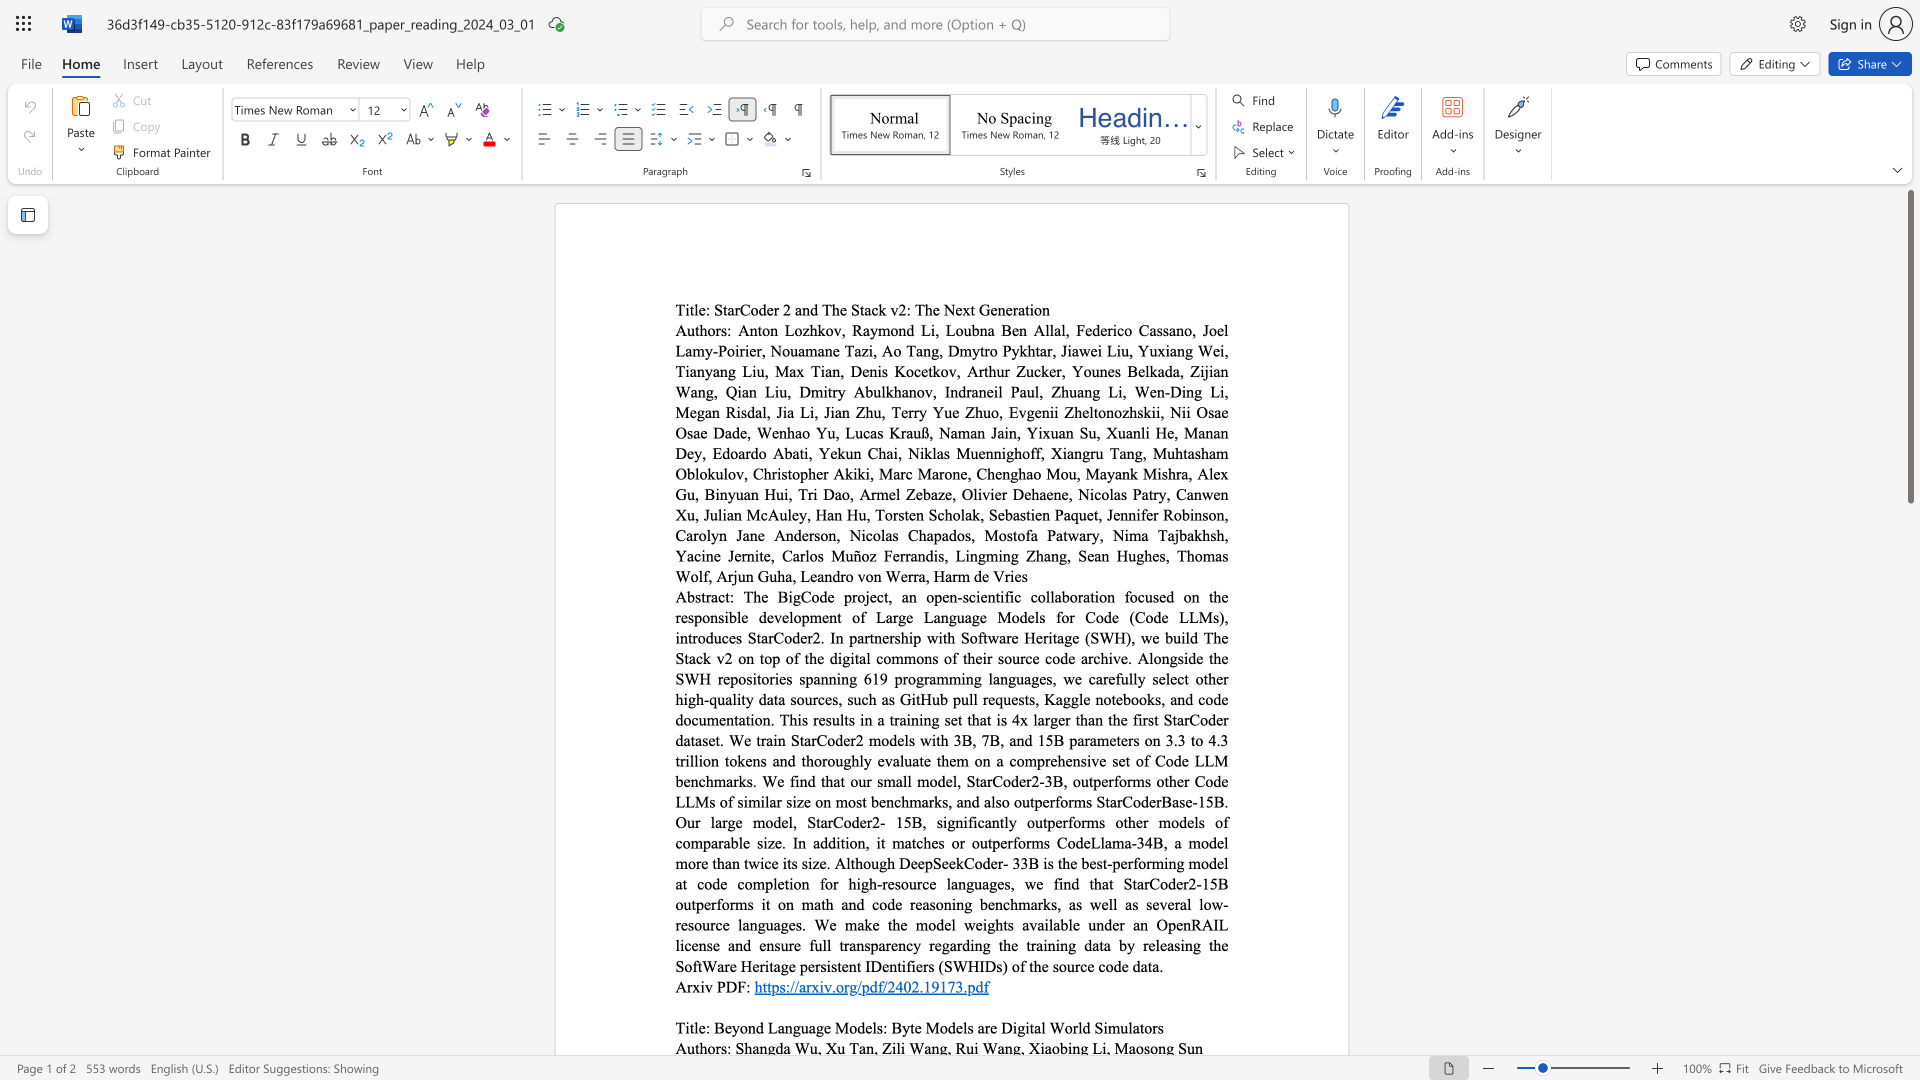 The width and height of the screenshot is (1920, 1080). Describe the element at coordinates (873, 985) in the screenshot. I see `the 1th character "d" in the text` at that location.